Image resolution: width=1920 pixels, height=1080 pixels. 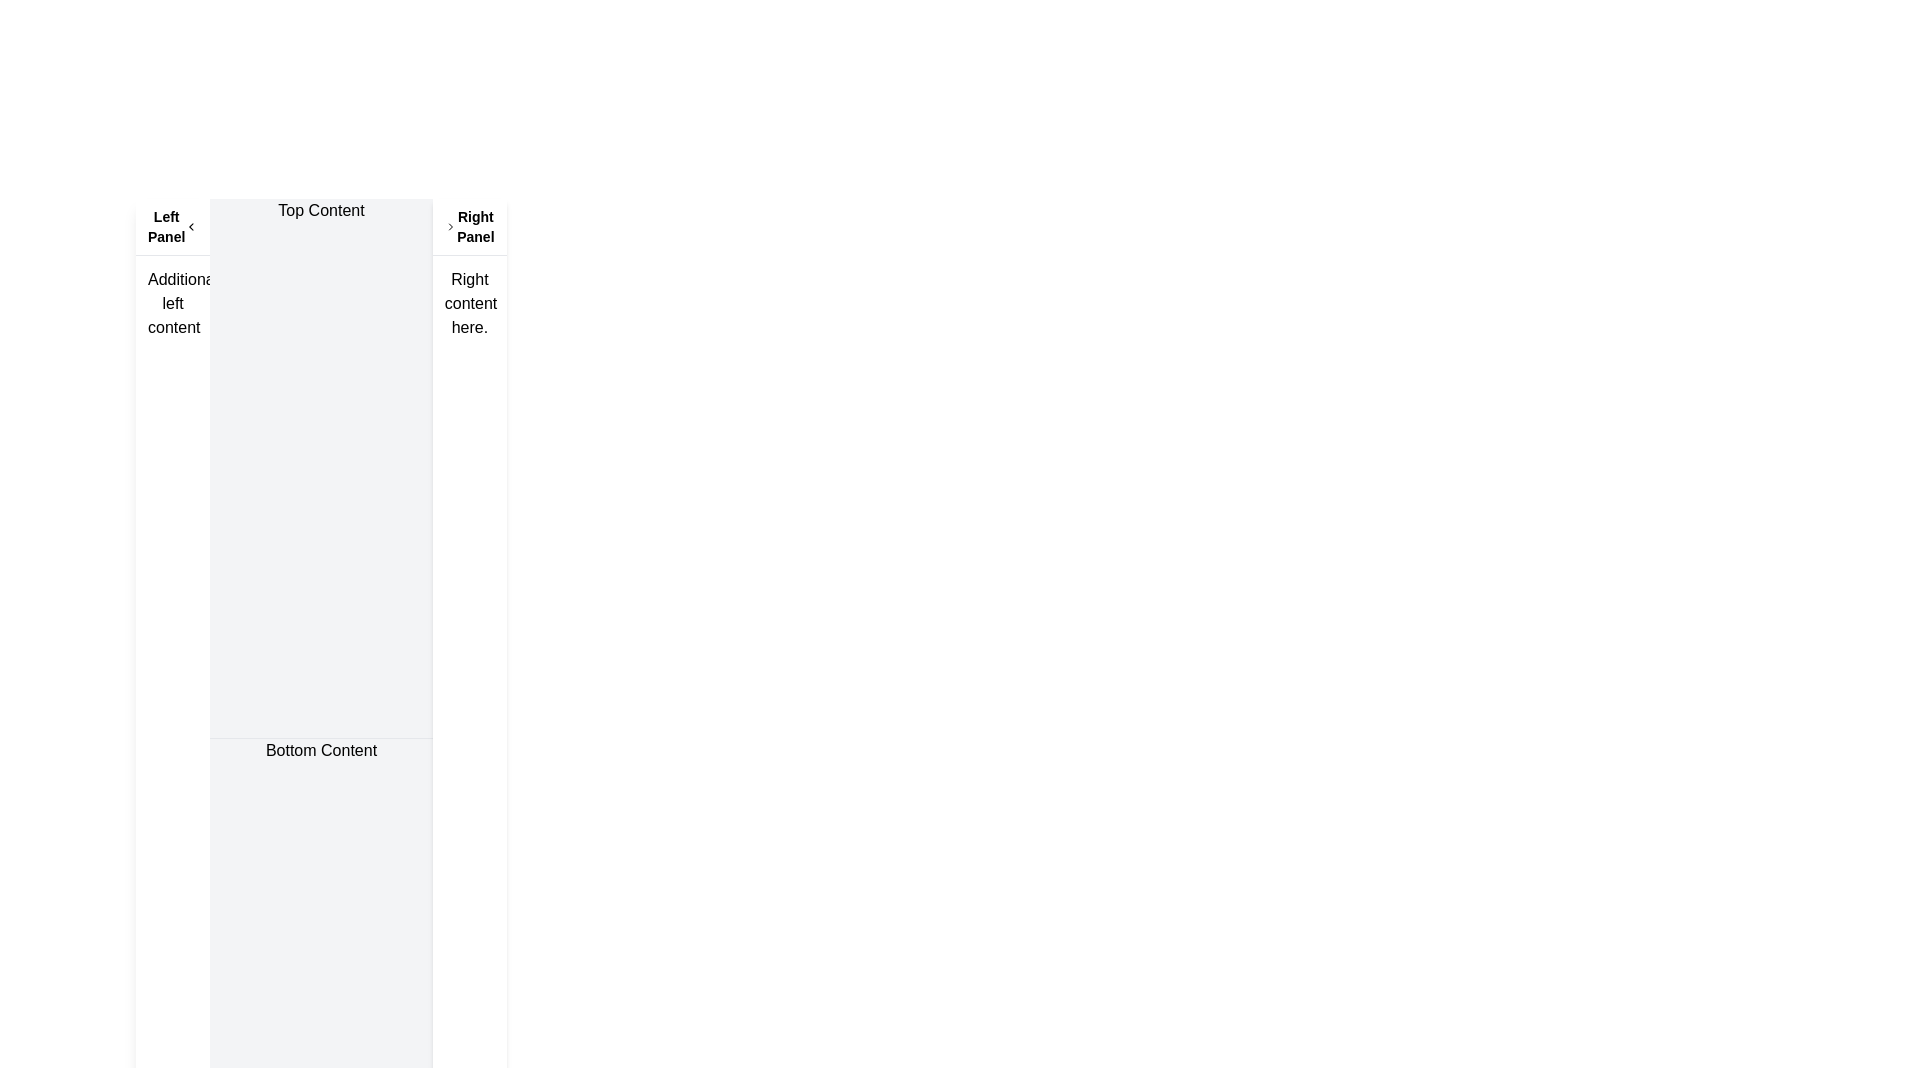 I want to click on the arrow icon located at the header of the right-aligned panel to expand or collapse the panel, so click(x=468, y=226).